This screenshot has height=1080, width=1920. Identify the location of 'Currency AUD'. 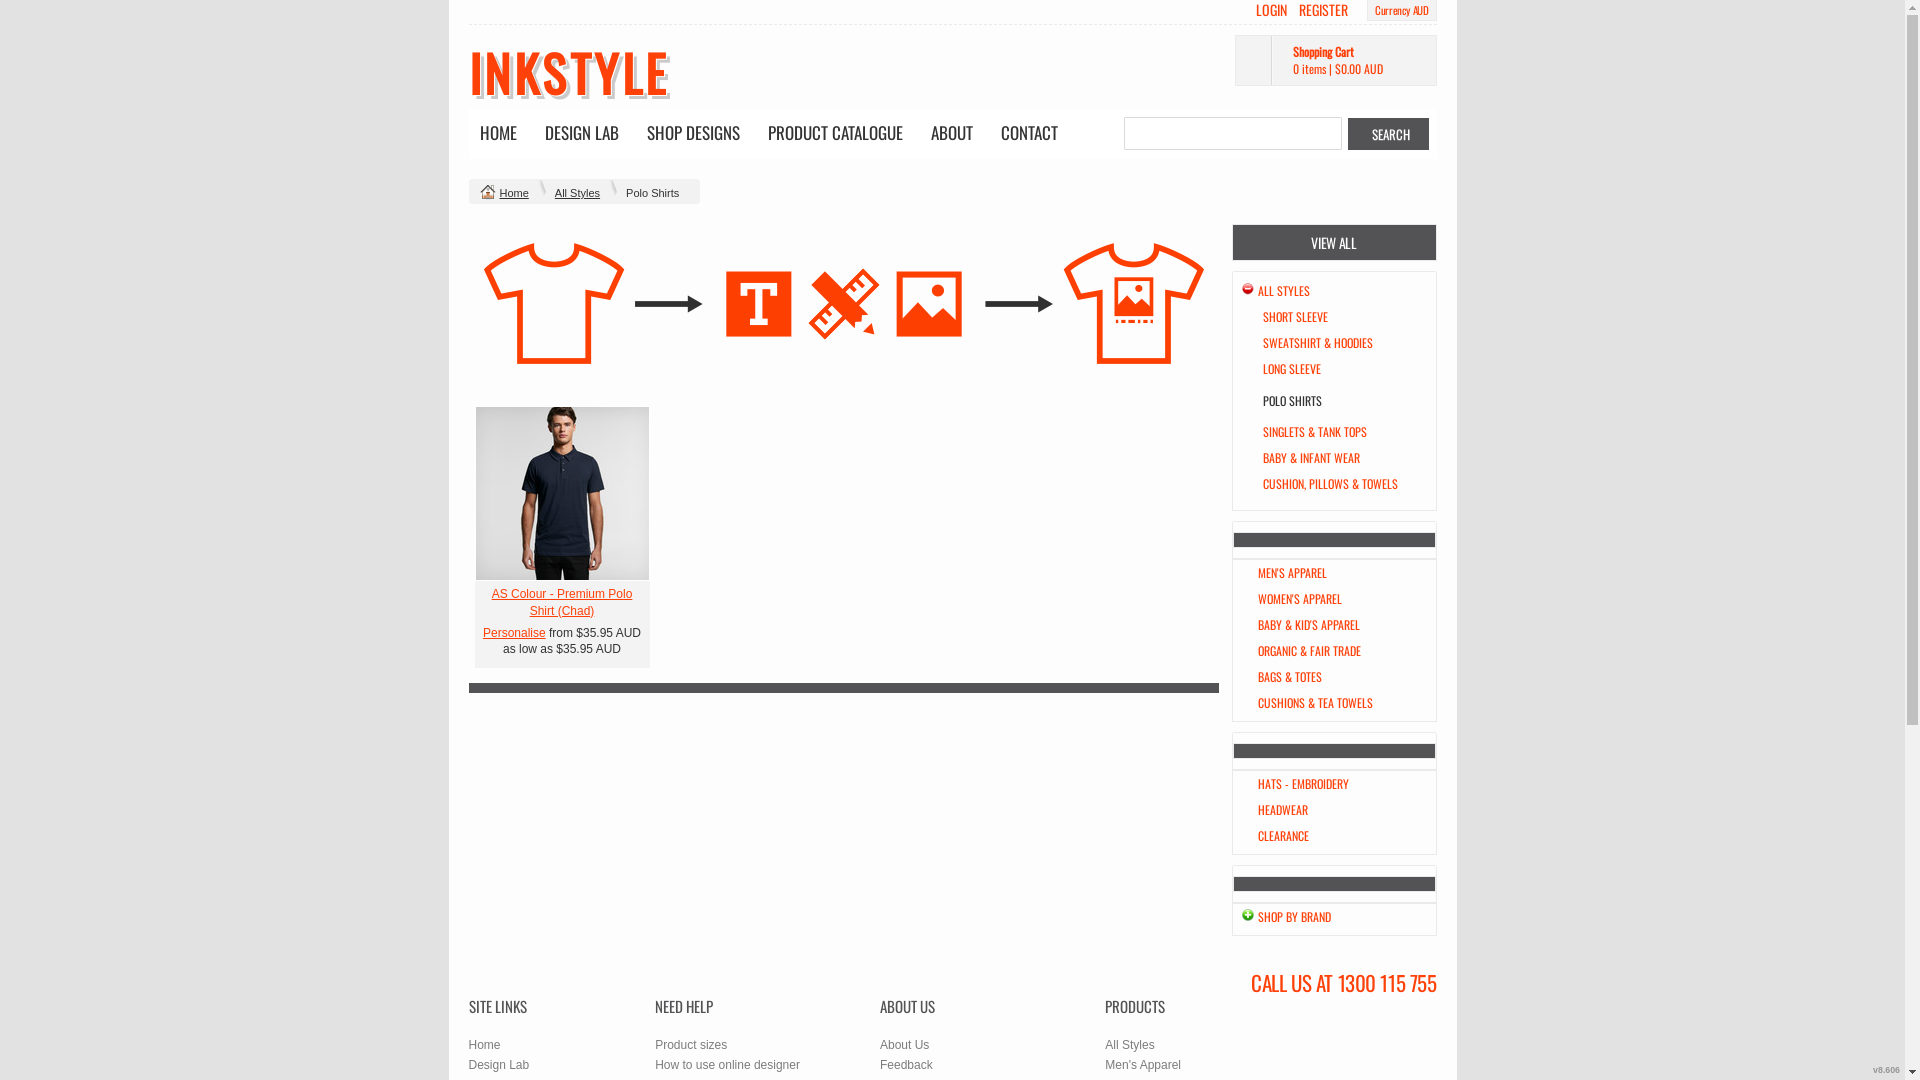
(1373, 10).